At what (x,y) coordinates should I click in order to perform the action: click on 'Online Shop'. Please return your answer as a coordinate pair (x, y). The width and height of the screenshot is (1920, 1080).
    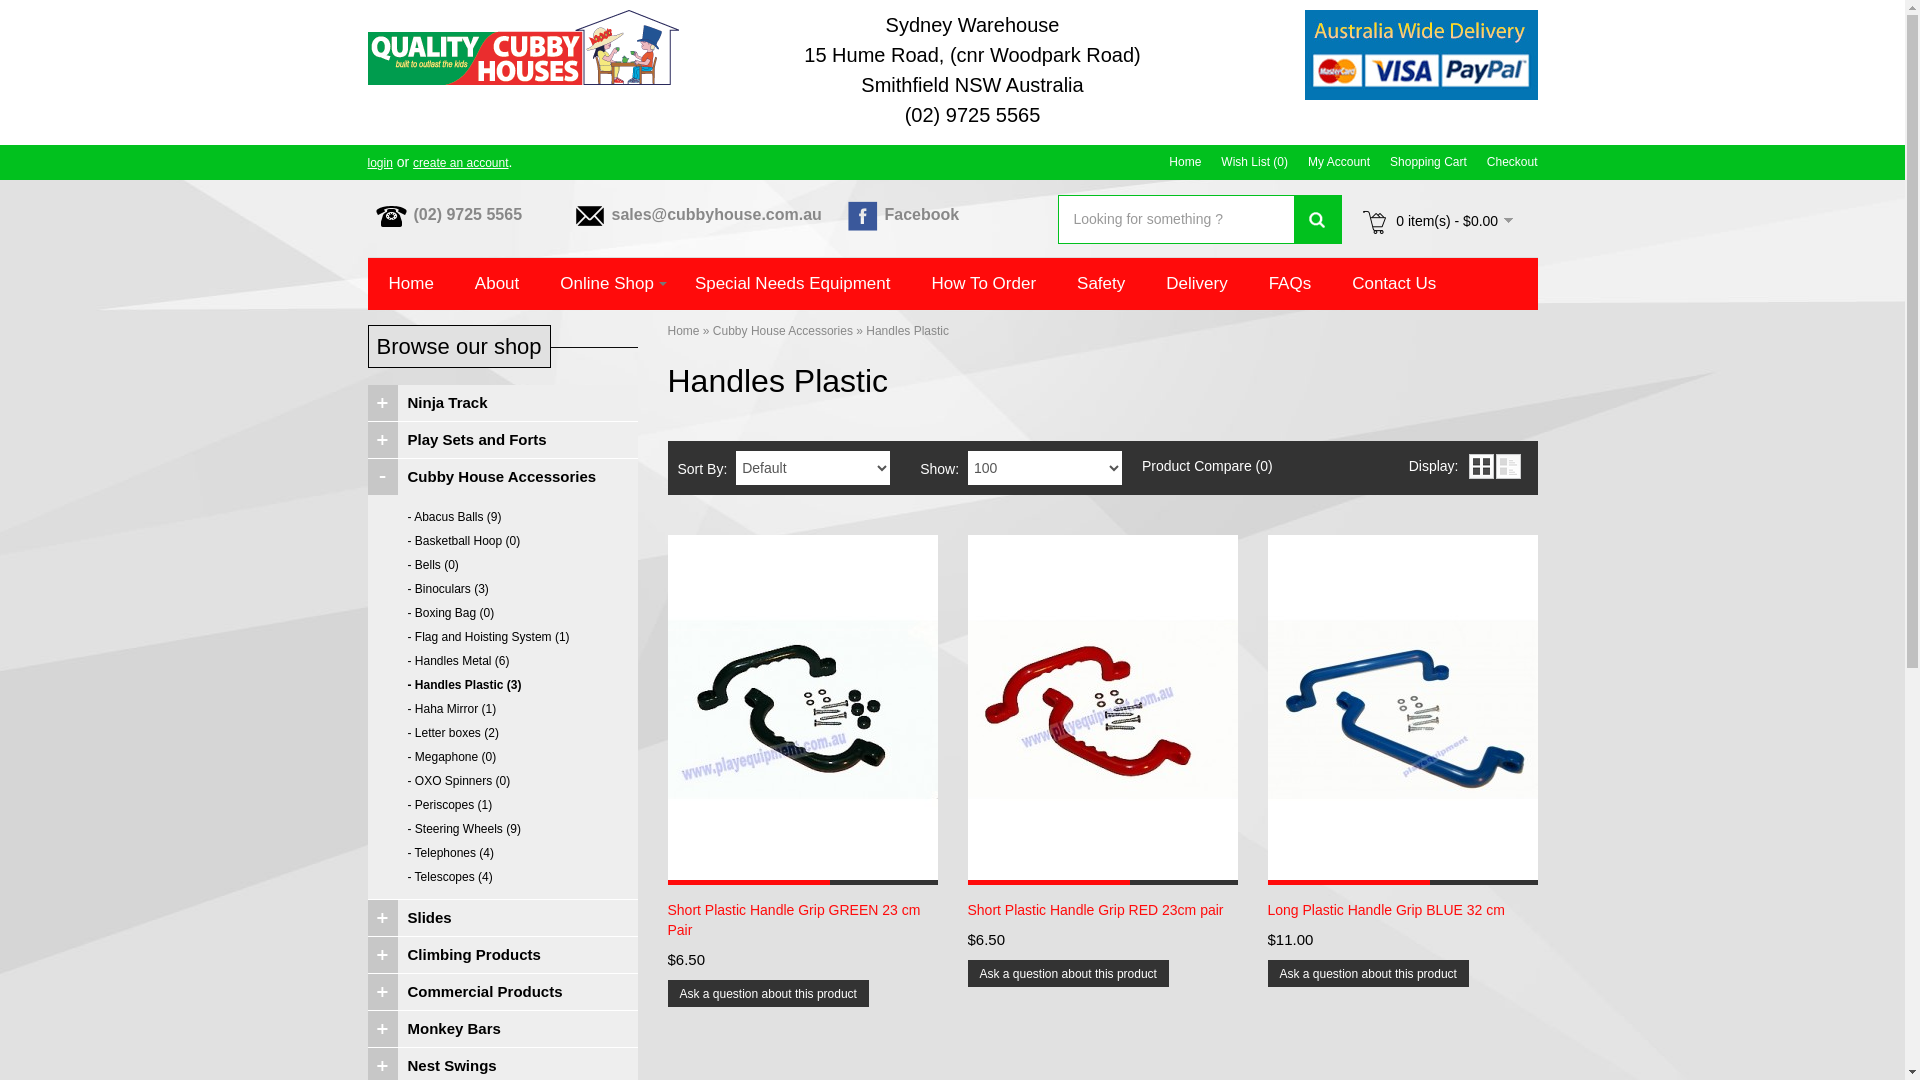
    Looking at the image, I should click on (606, 284).